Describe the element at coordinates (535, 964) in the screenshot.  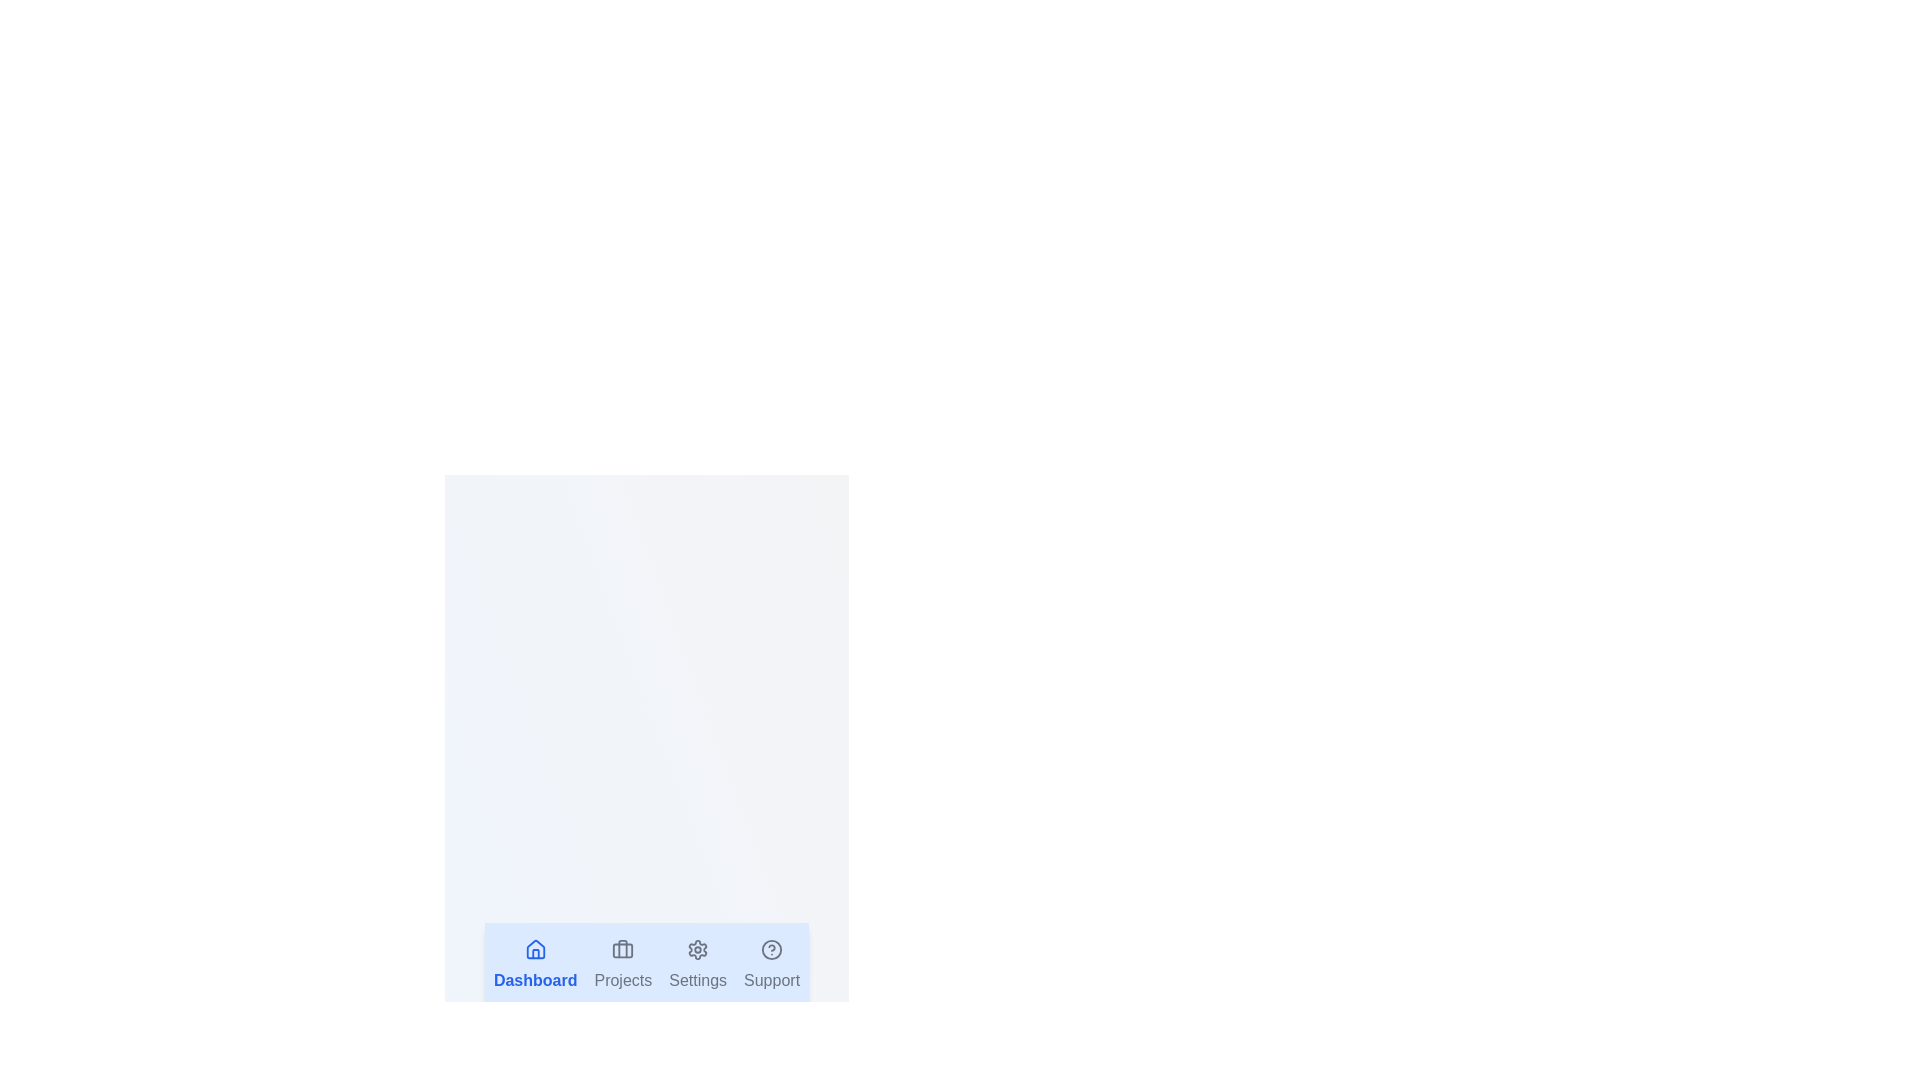
I see `the tab labeled Dashboard` at that location.